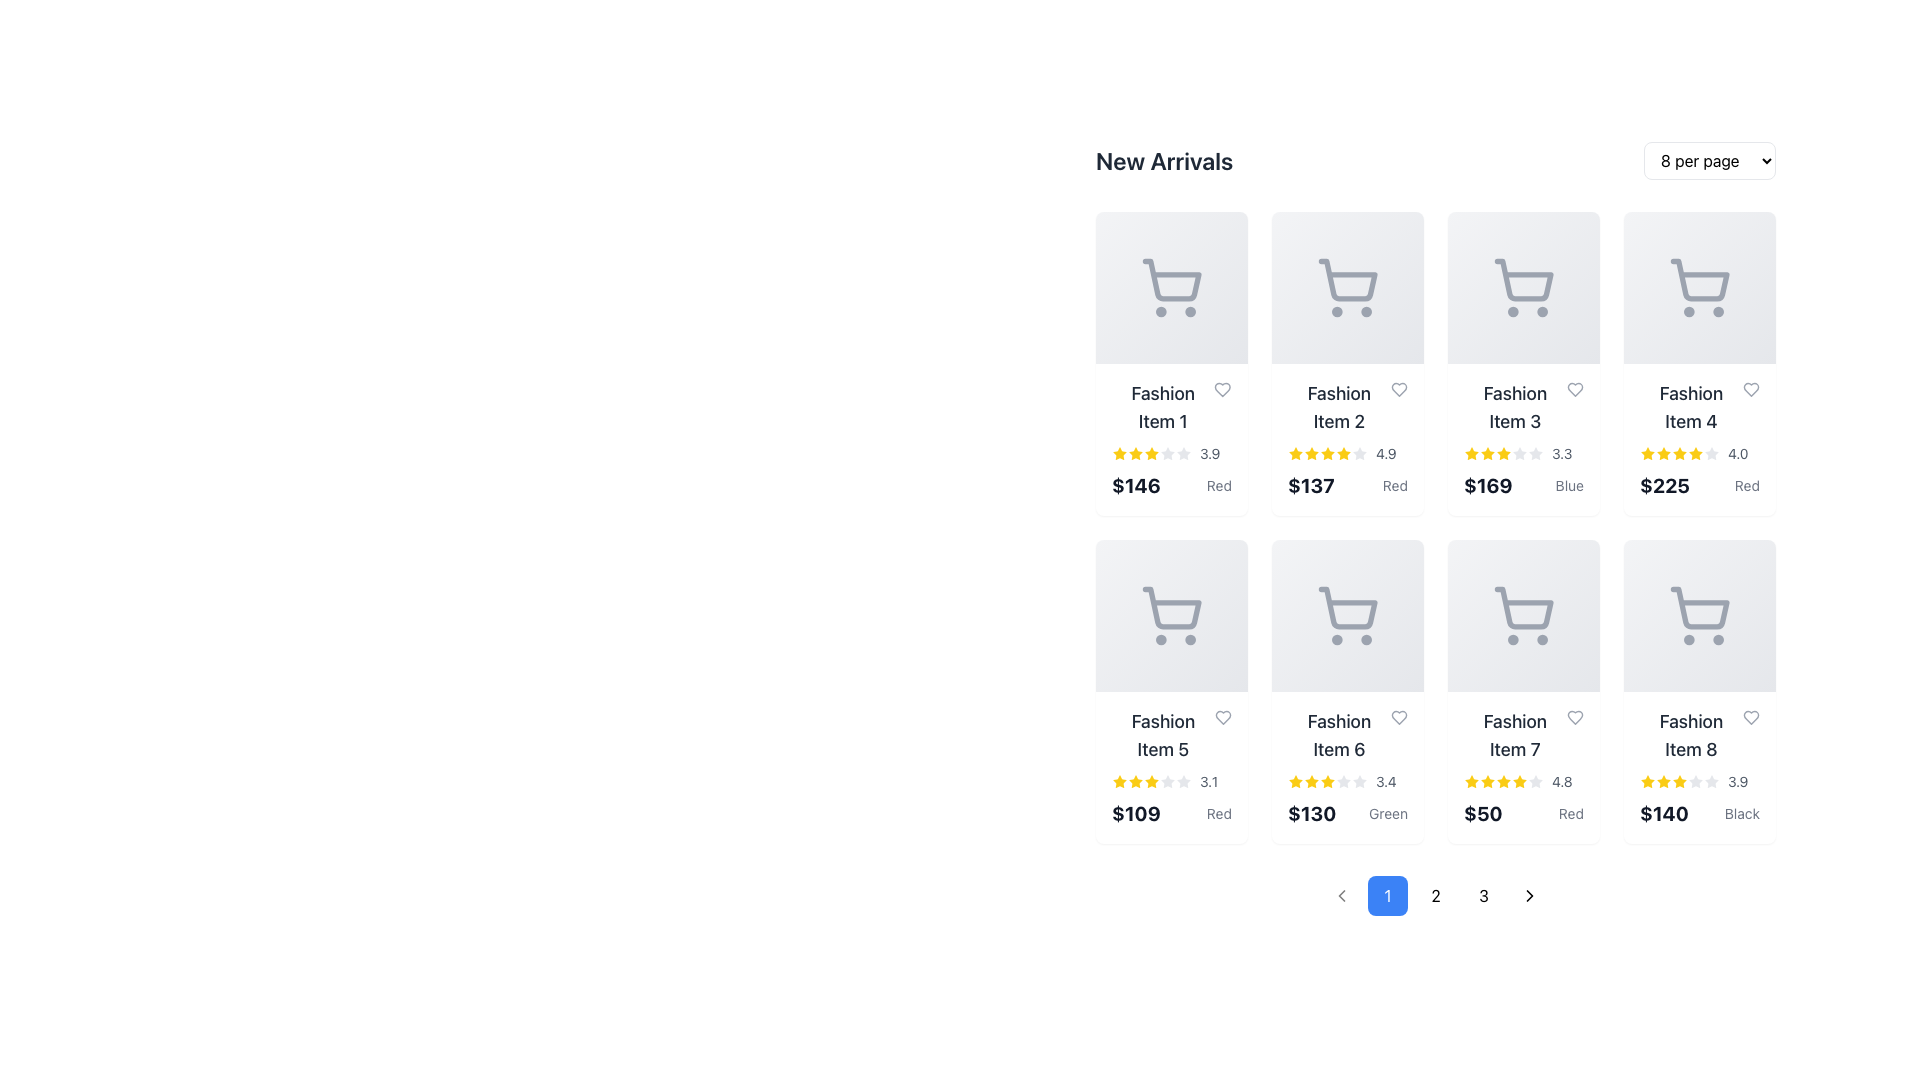 Image resolution: width=1920 pixels, height=1080 pixels. What do you see at coordinates (1568, 486) in the screenshot?
I see `the static Text Label displaying the color information 'Blue' for the product 'Fashion Item 3', located to the right of the price text '$169' in the 'New Arrivals' grid` at bounding box center [1568, 486].